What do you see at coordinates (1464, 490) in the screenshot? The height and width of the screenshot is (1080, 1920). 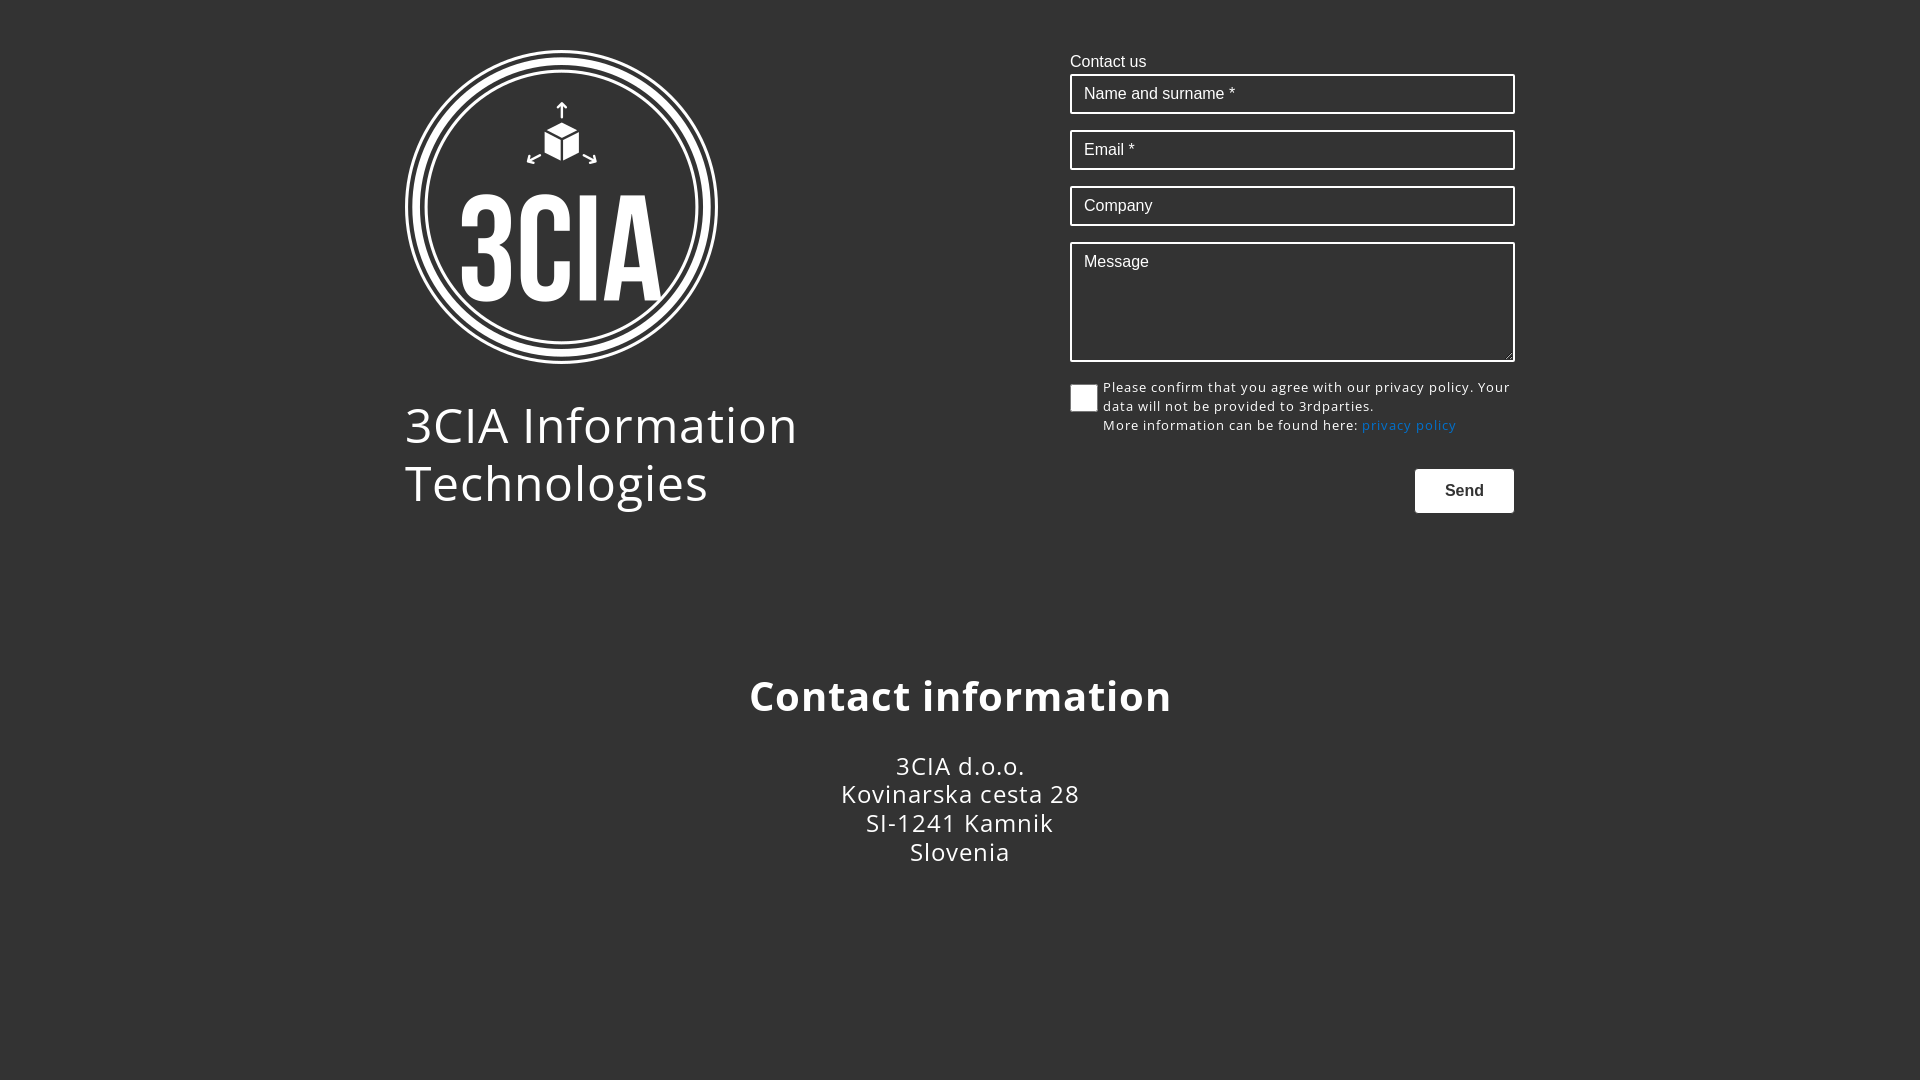 I see `'Send'` at bounding box center [1464, 490].